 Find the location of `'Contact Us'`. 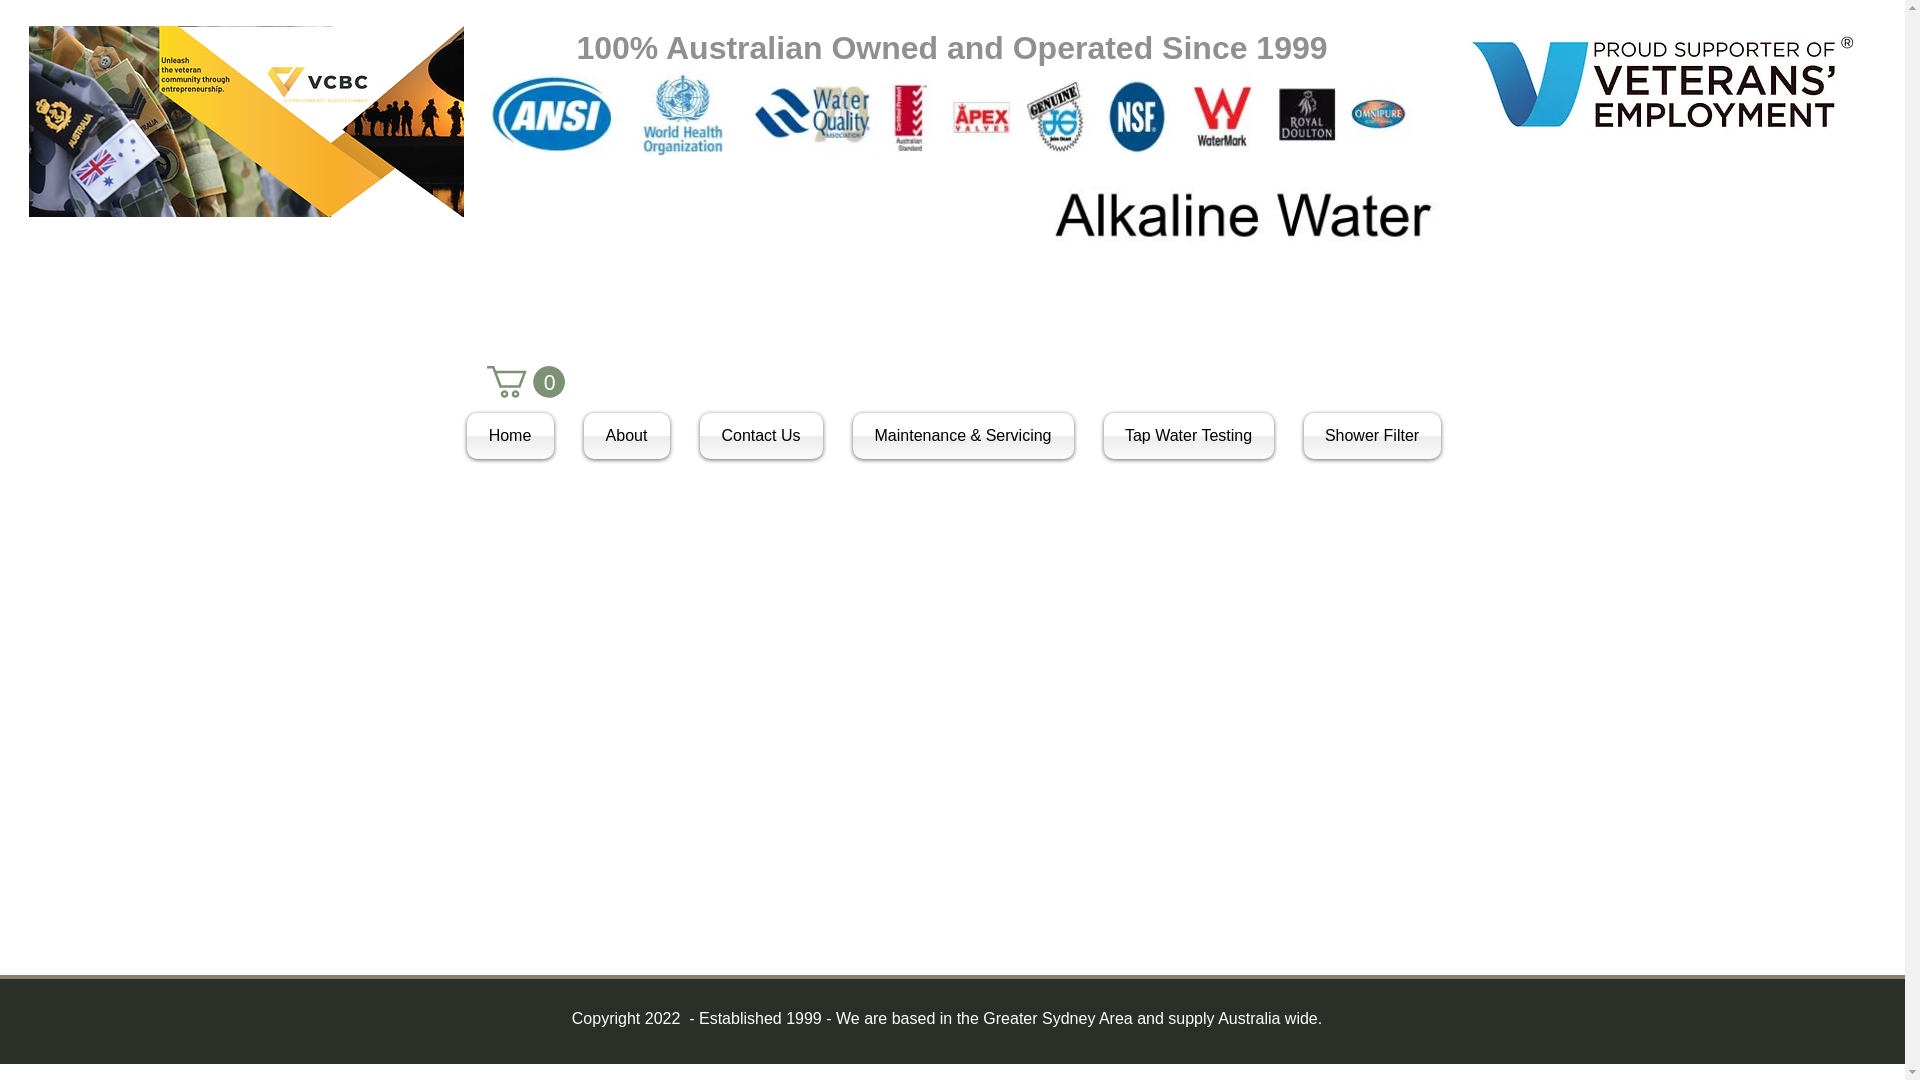

'Contact Us' is located at coordinates (759, 434).